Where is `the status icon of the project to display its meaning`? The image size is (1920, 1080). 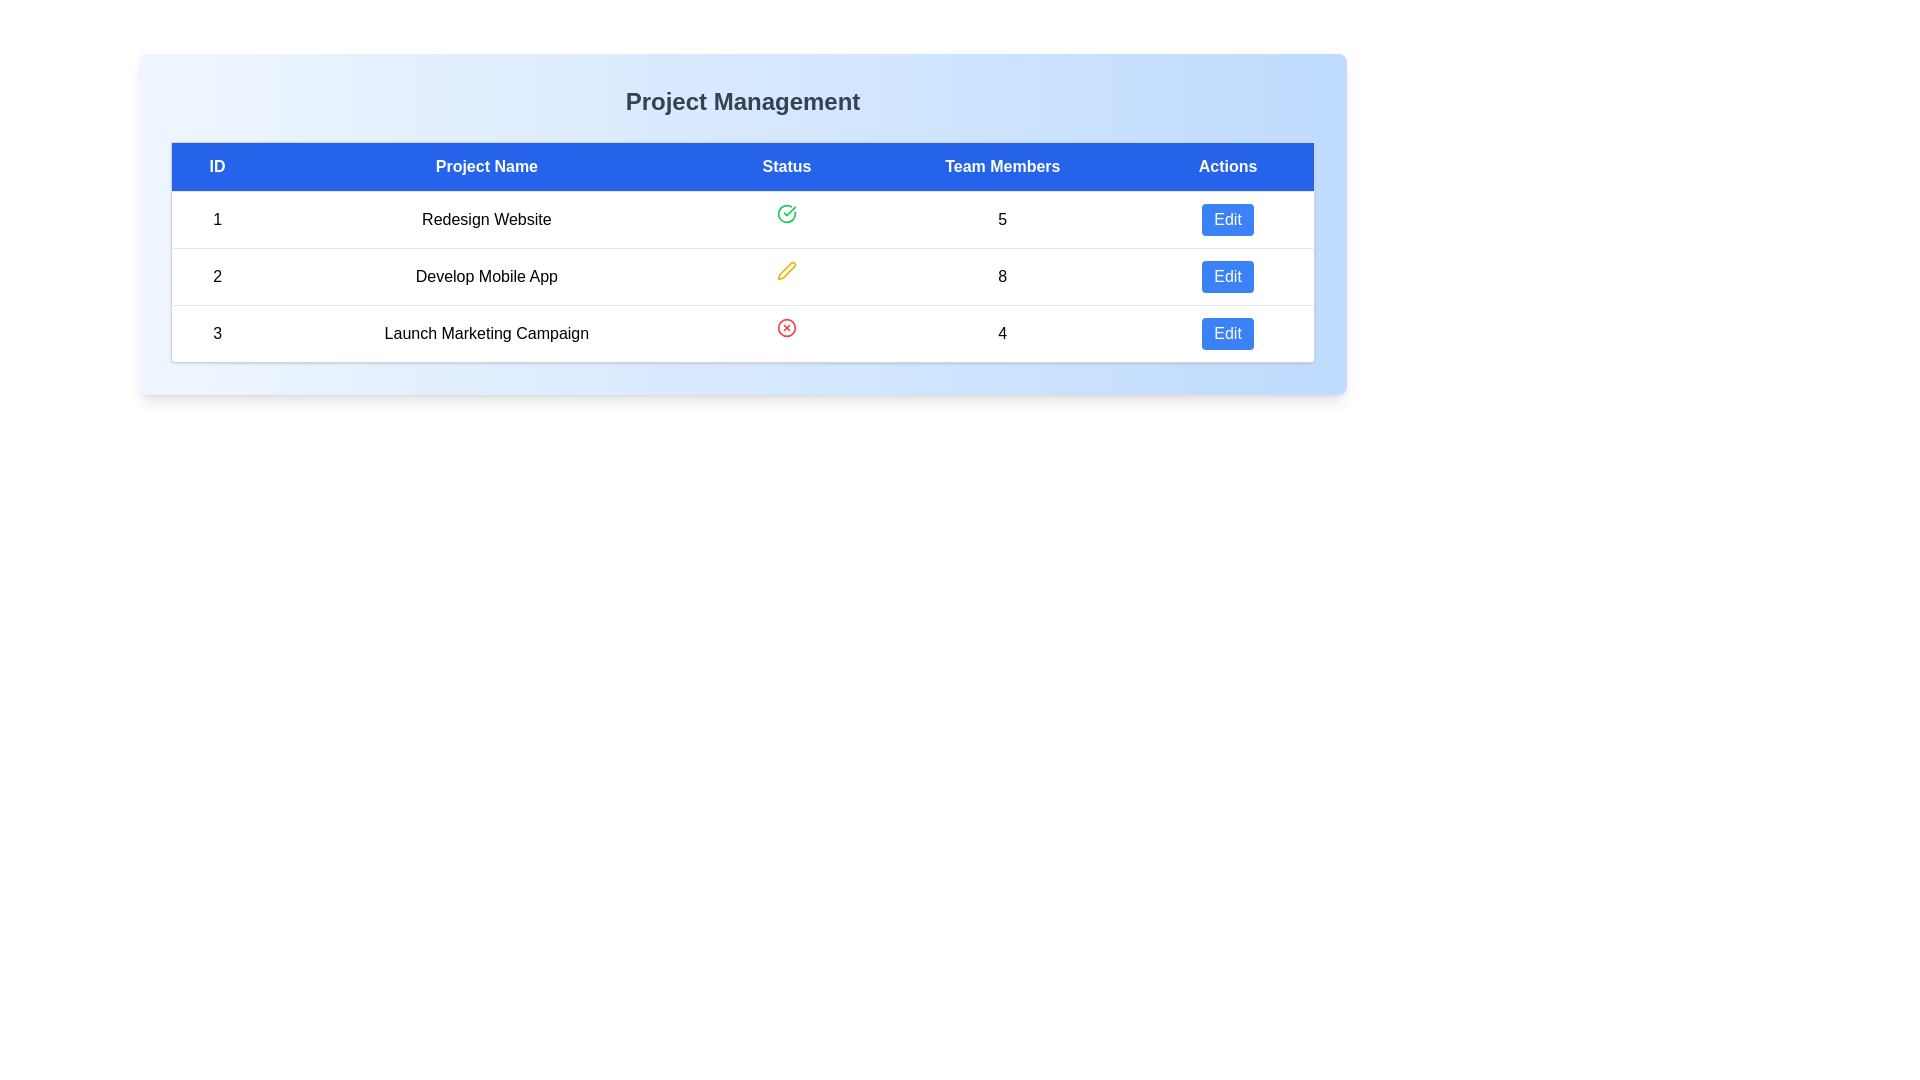 the status icon of the project to display its meaning is located at coordinates (786, 213).